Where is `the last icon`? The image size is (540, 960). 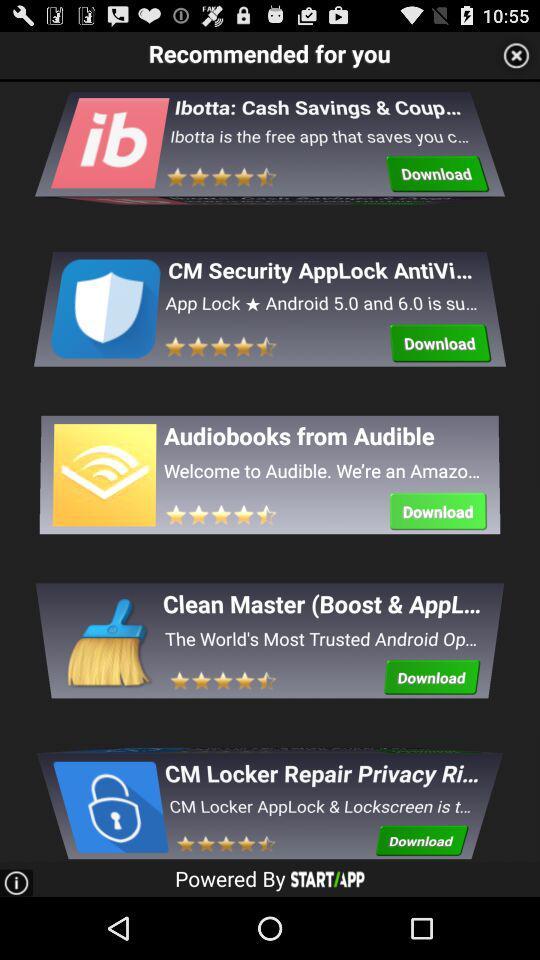
the last icon is located at coordinates (109, 796).